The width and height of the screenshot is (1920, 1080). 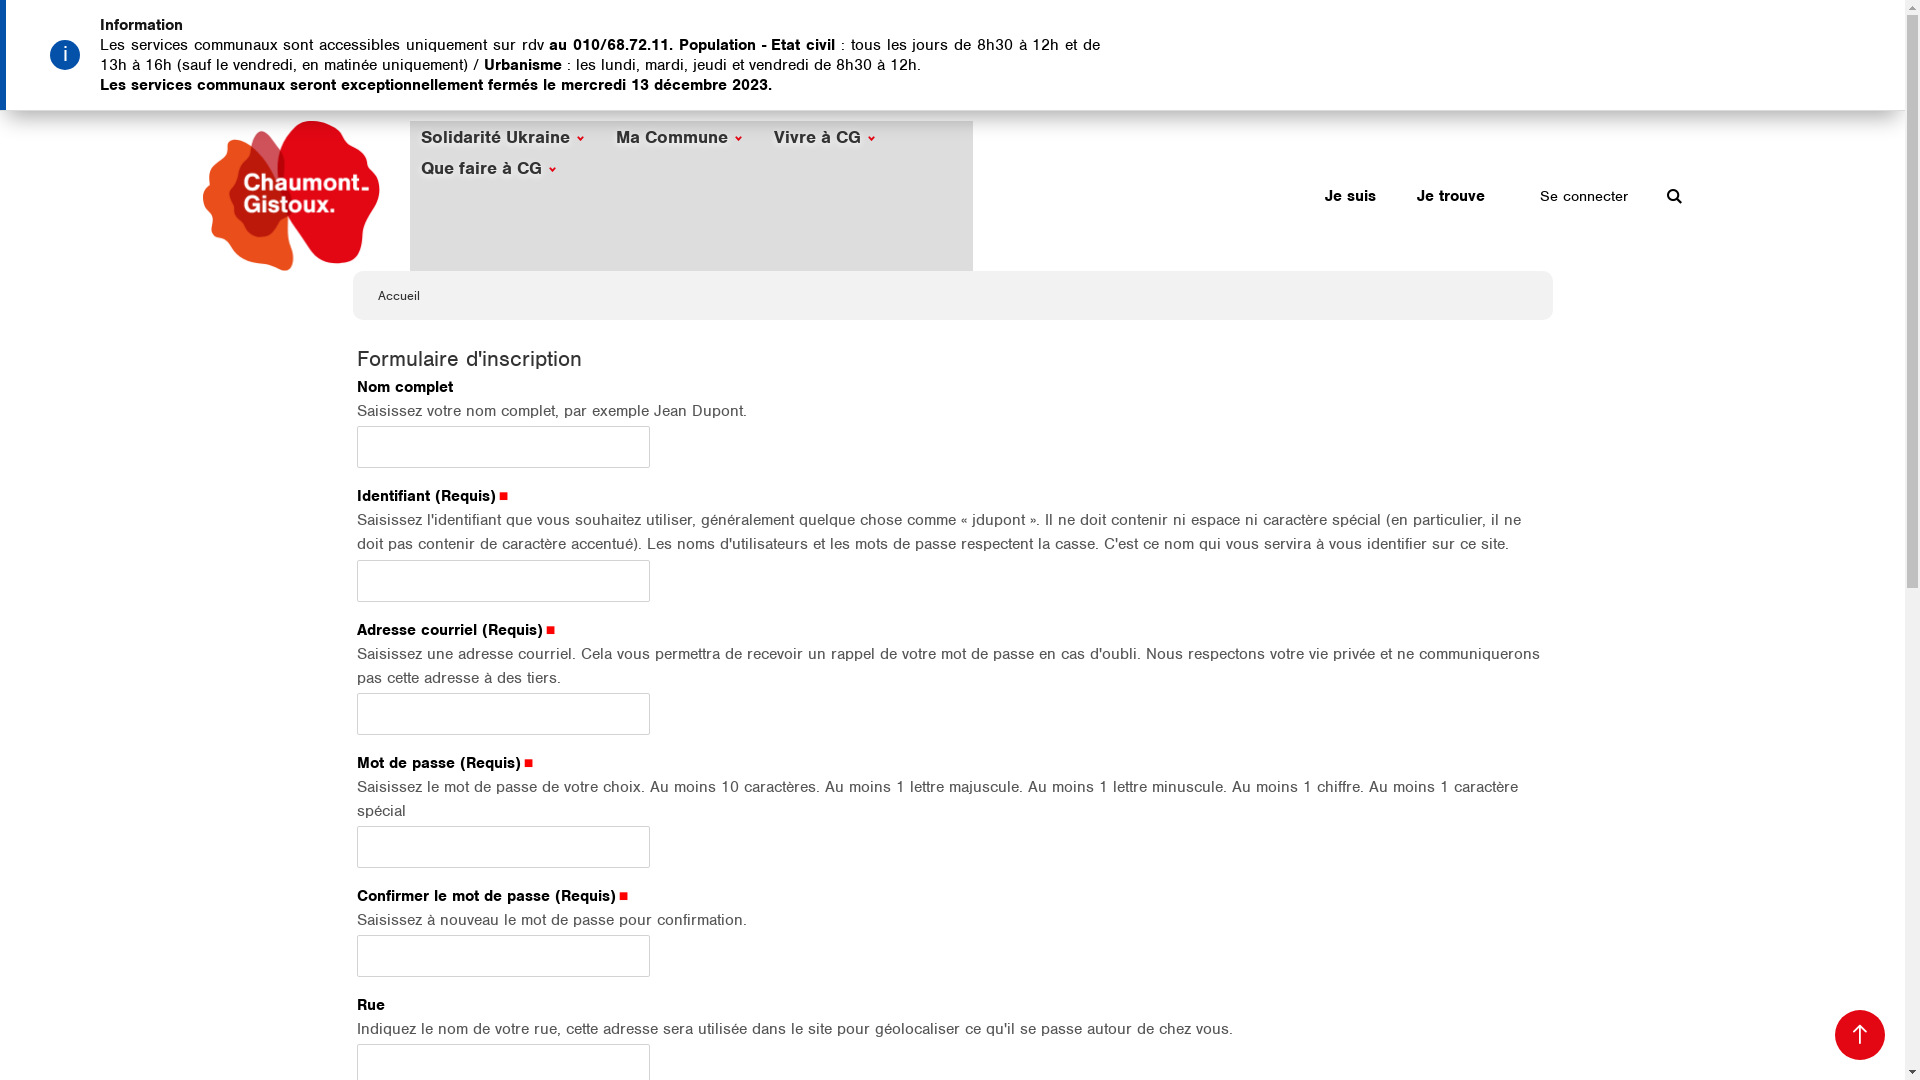 What do you see at coordinates (1349, 196) in the screenshot?
I see `'Je suis'` at bounding box center [1349, 196].